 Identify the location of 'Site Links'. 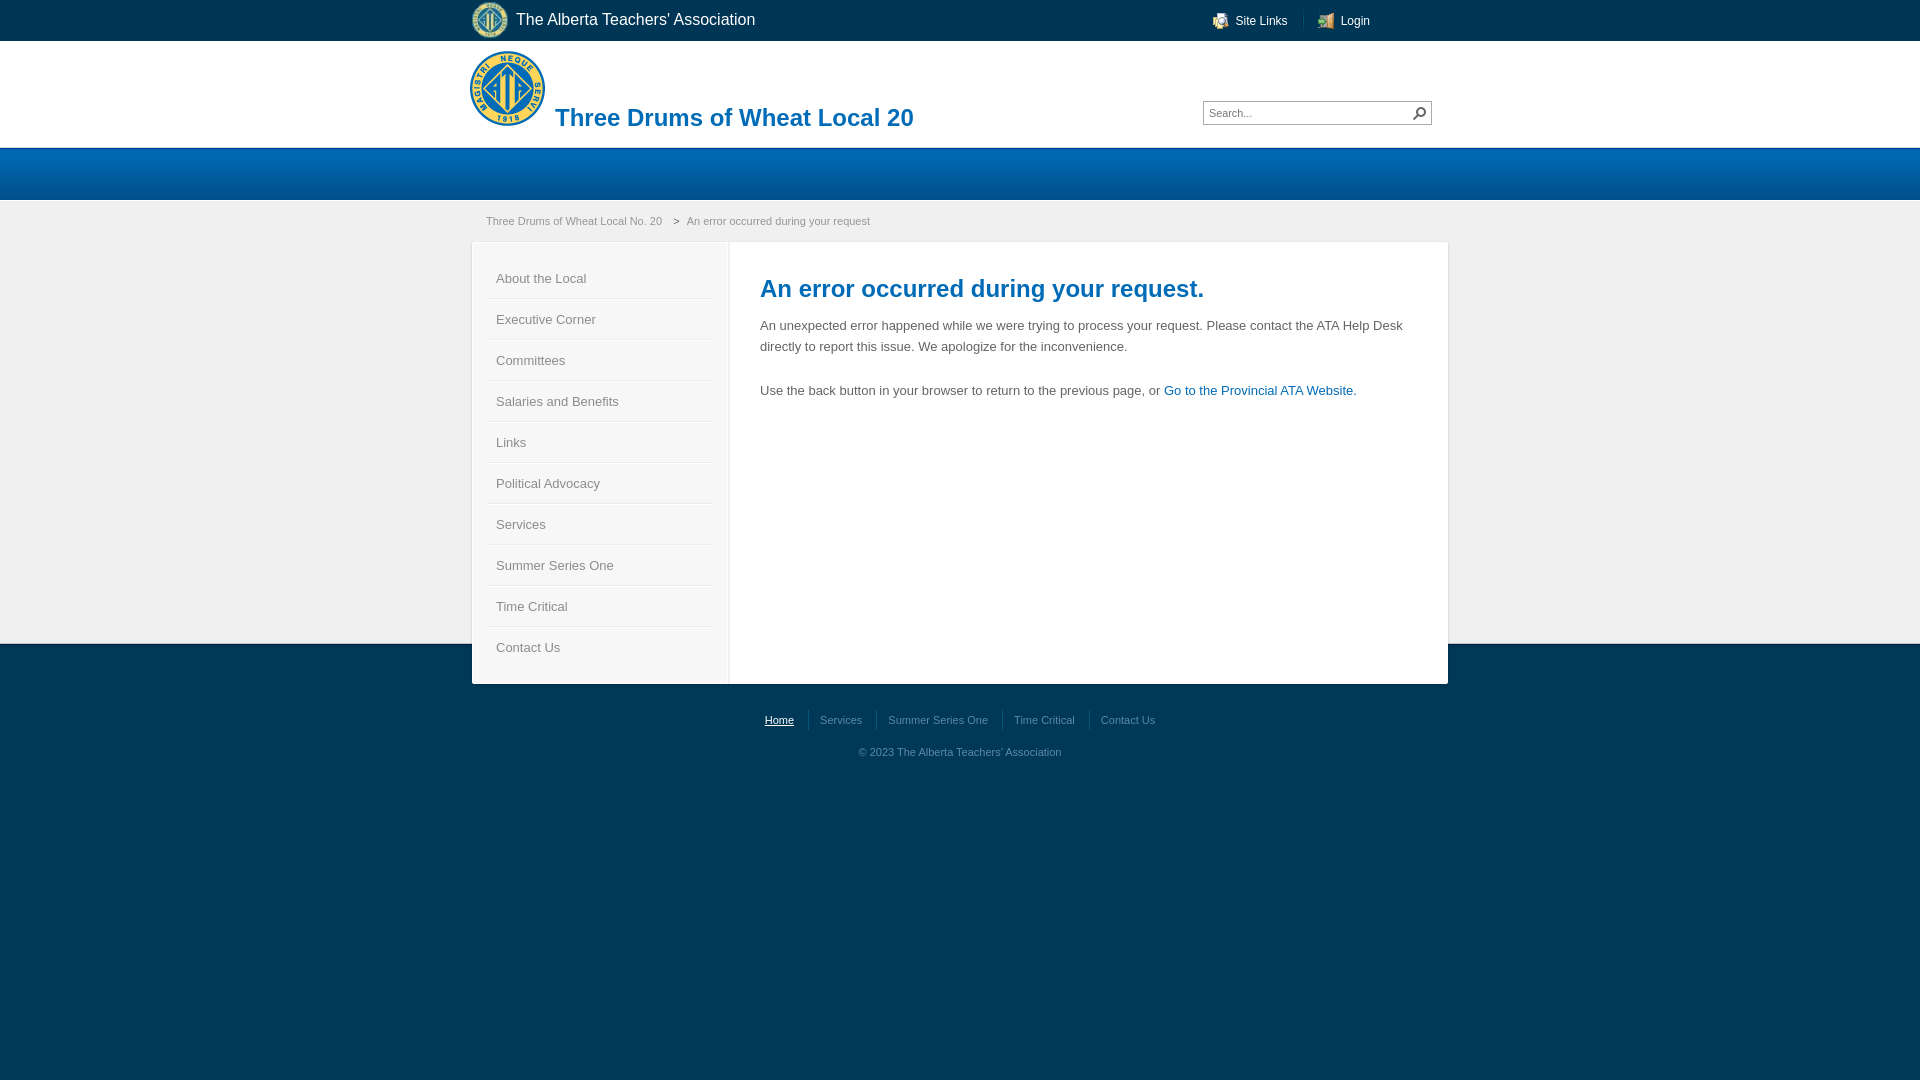
(1249, 20).